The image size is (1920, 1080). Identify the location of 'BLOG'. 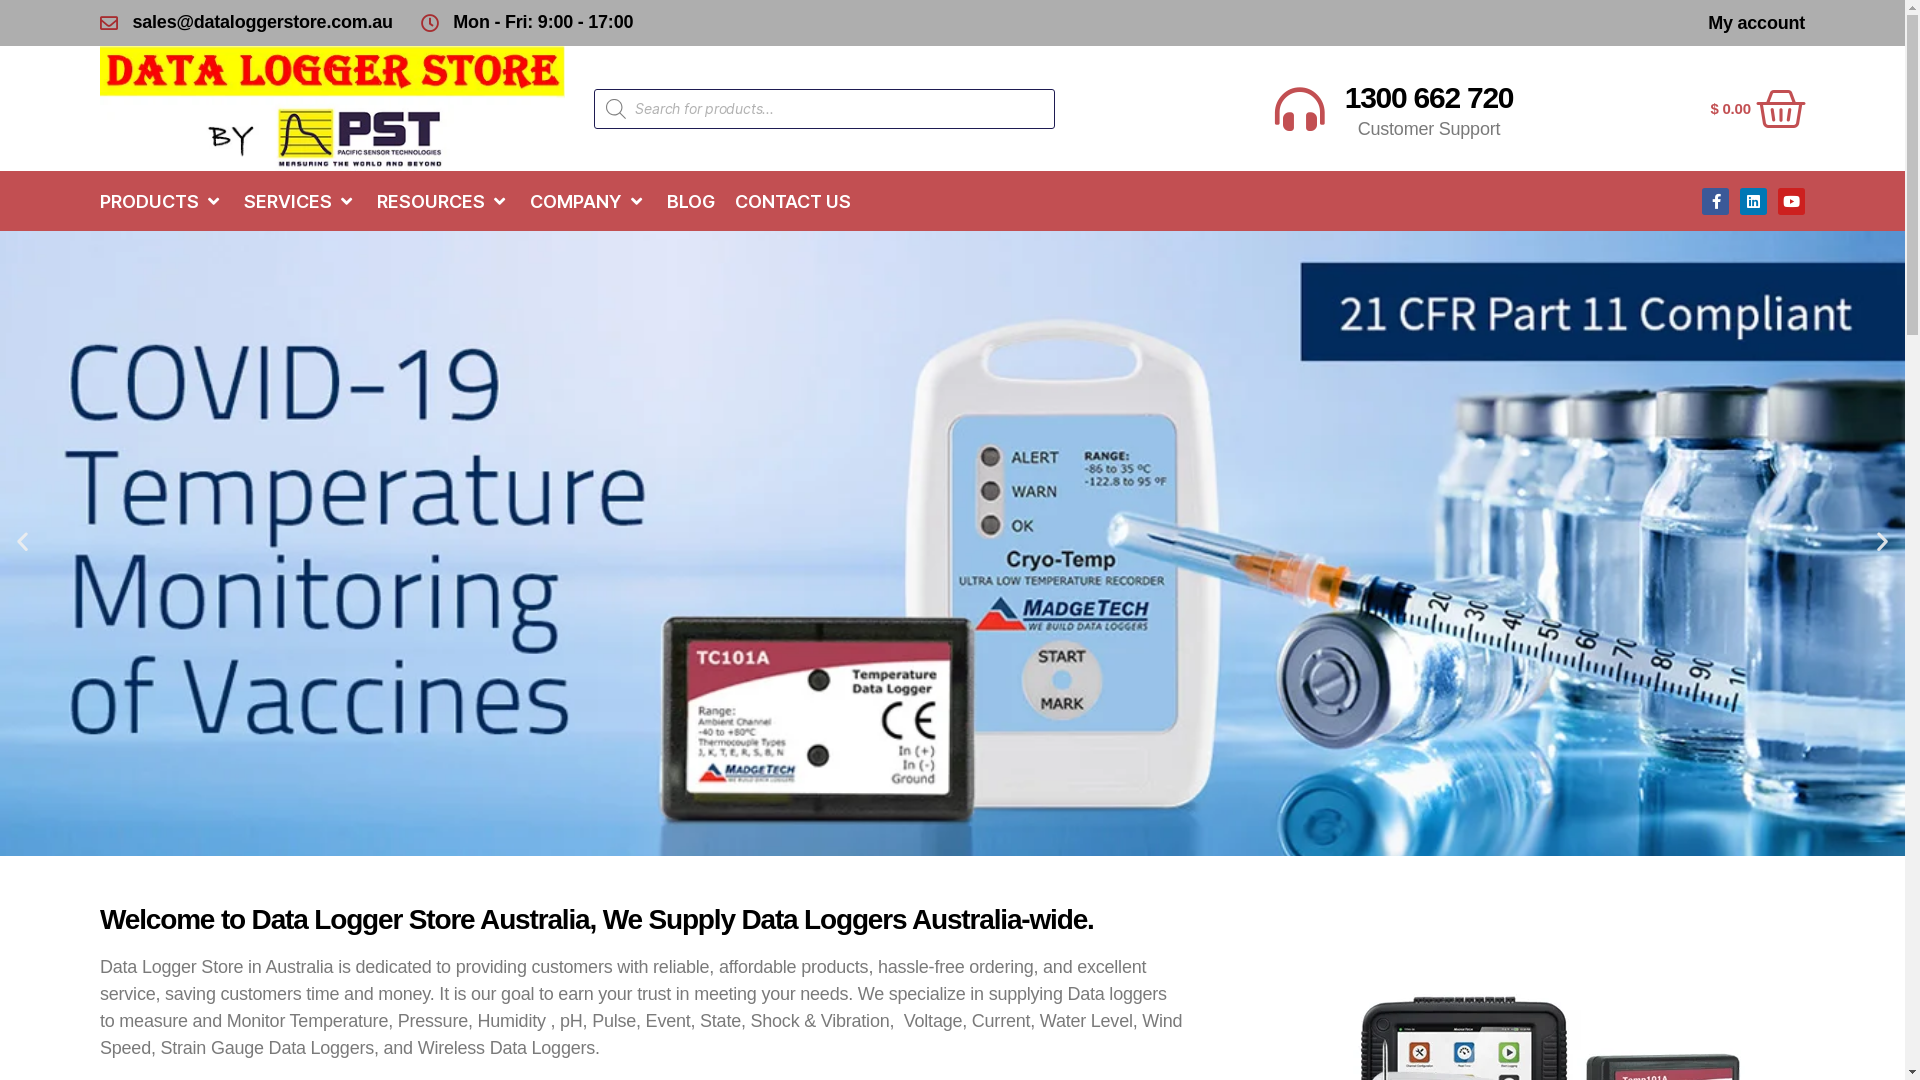
(691, 201).